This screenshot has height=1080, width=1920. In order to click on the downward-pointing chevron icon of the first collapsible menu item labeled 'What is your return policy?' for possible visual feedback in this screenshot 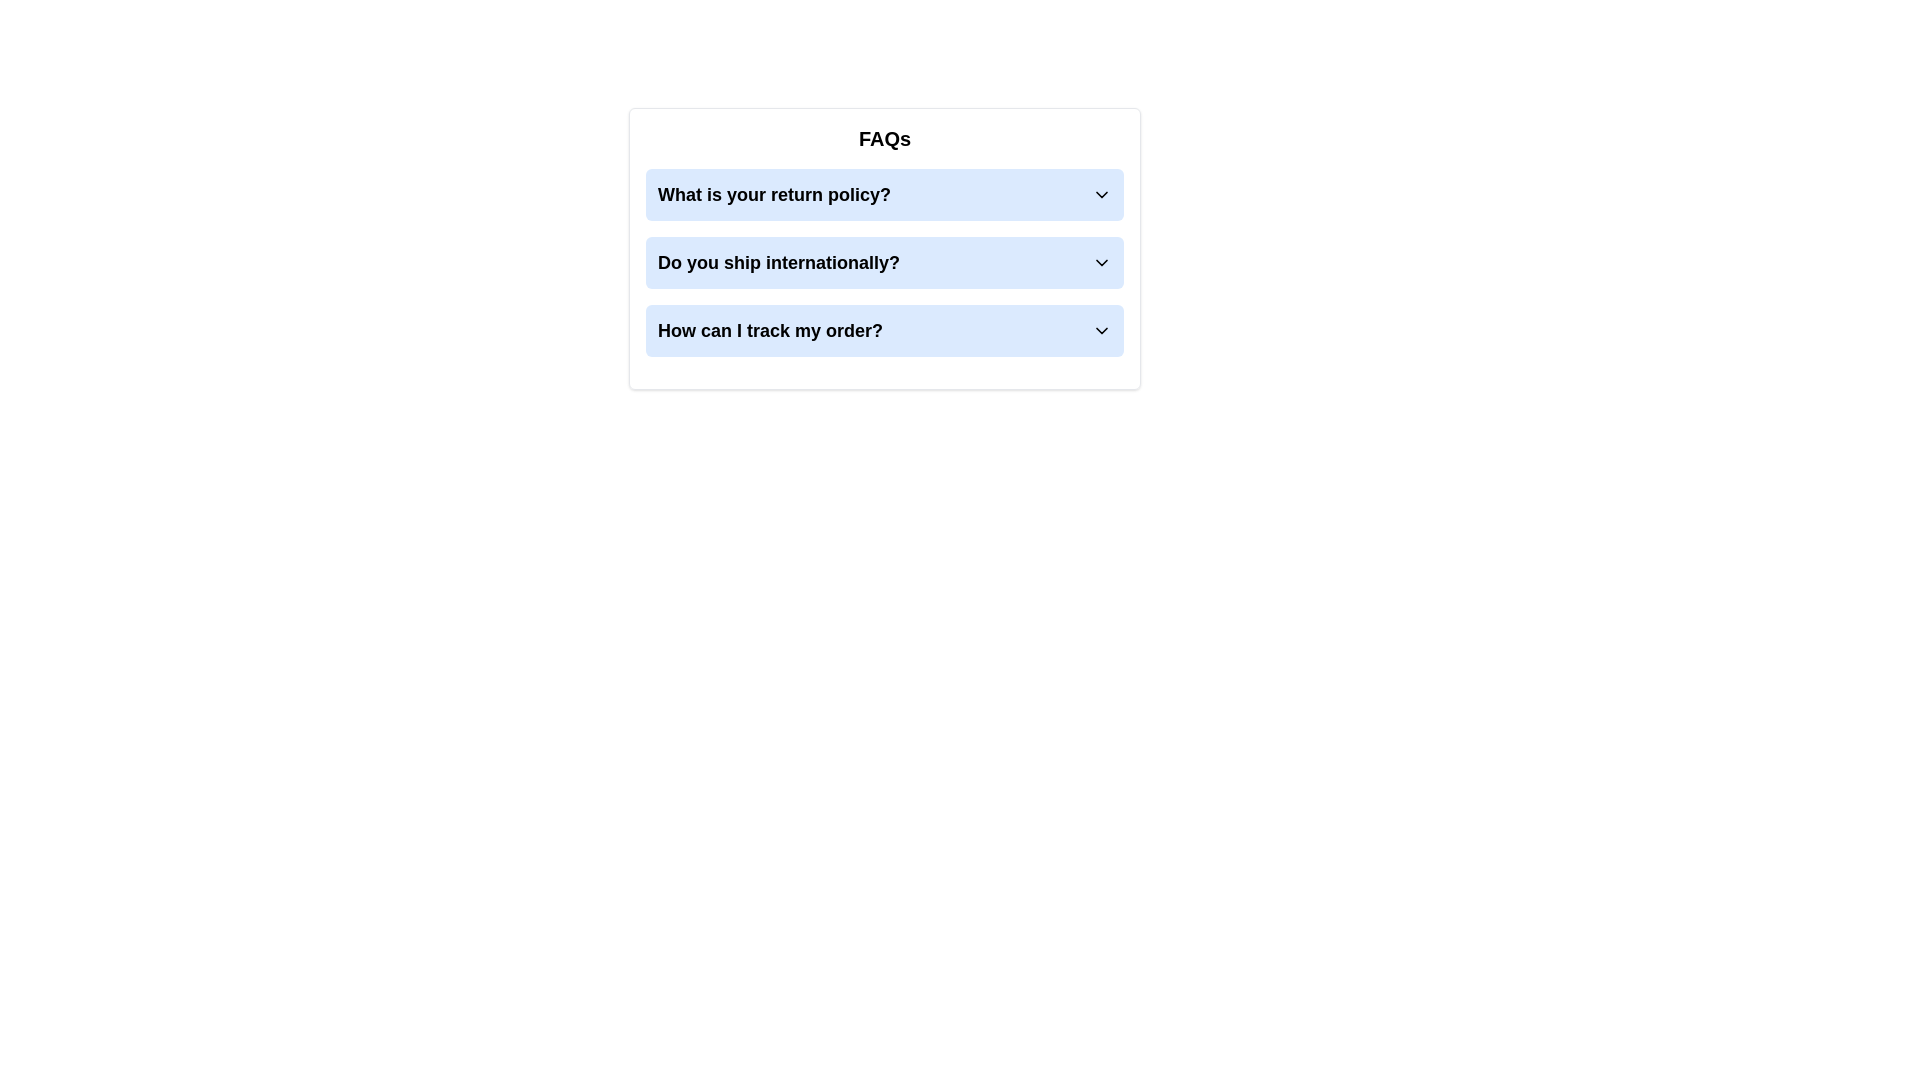, I will do `click(1101, 195)`.